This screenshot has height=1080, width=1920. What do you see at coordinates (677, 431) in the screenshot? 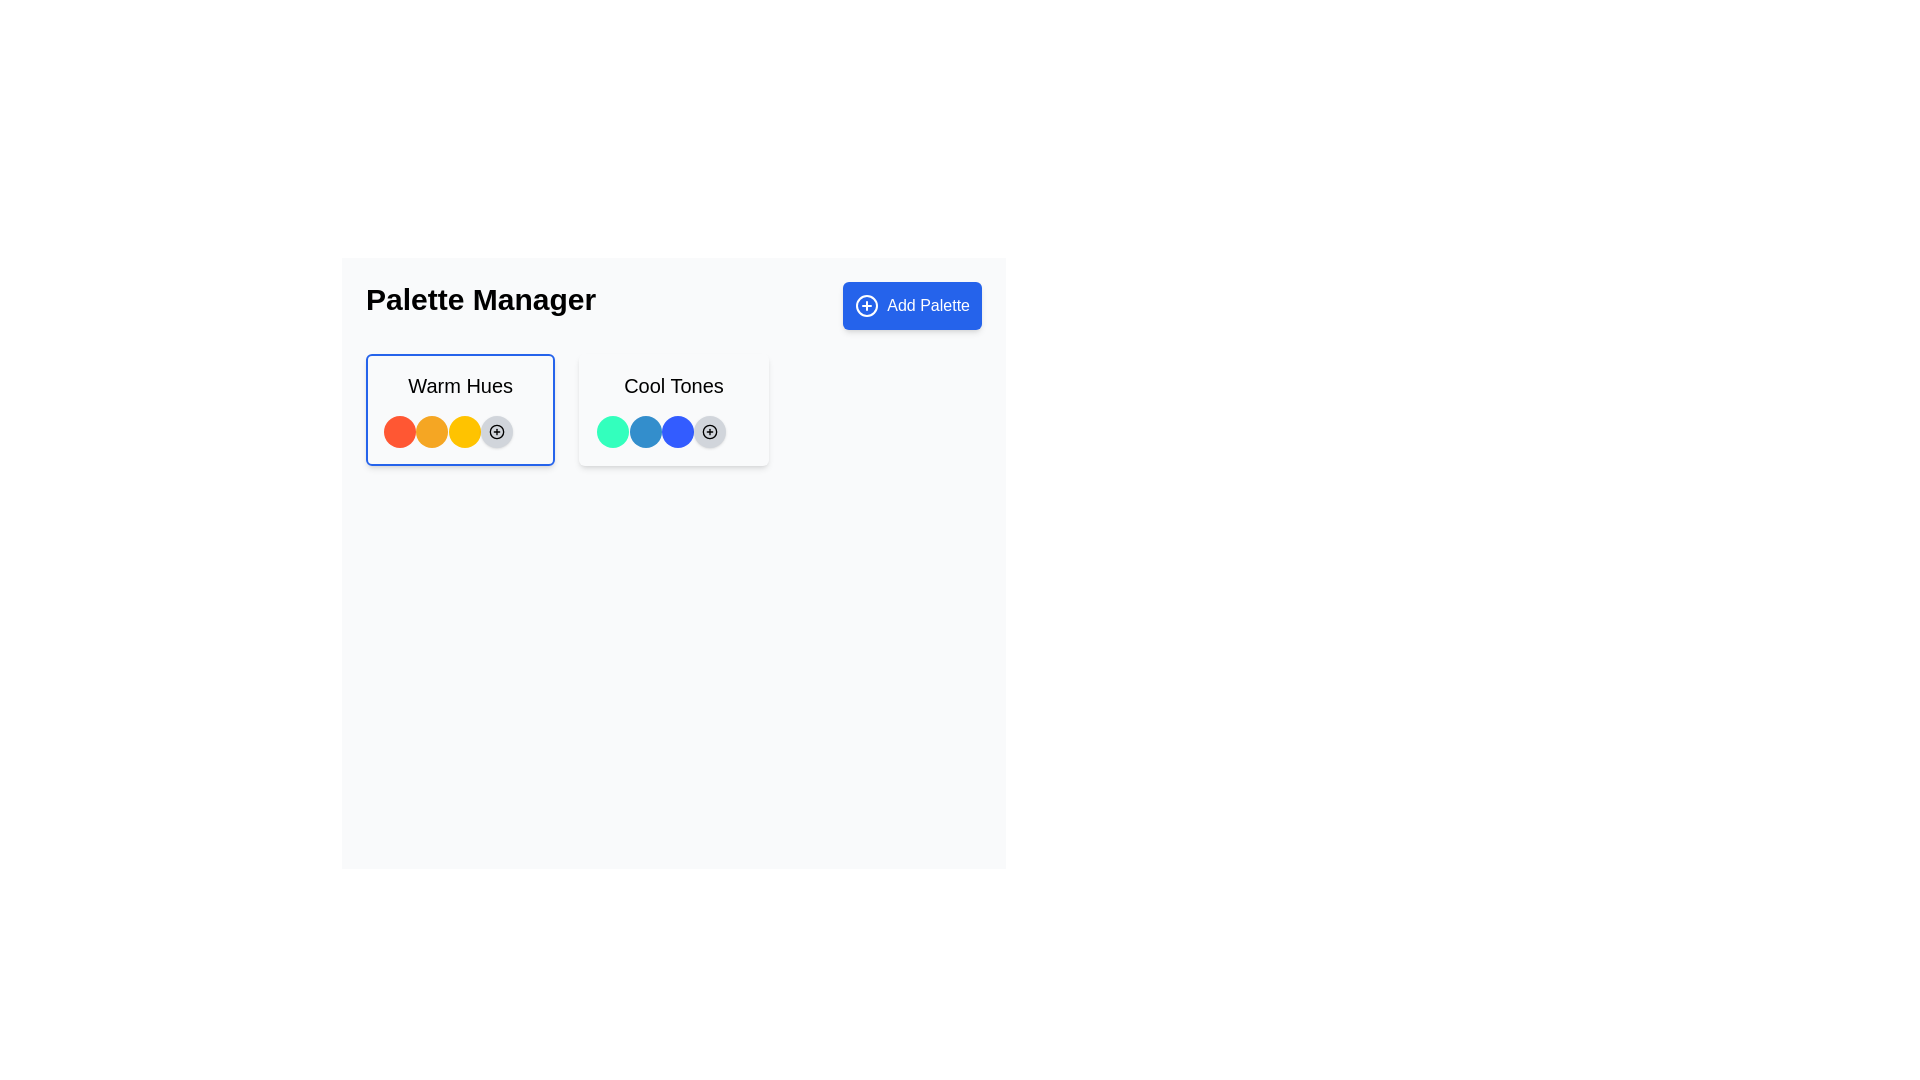
I see `the third color circle representing the blue color in the 'Cool Tones' palette group` at bounding box center [677, 431].